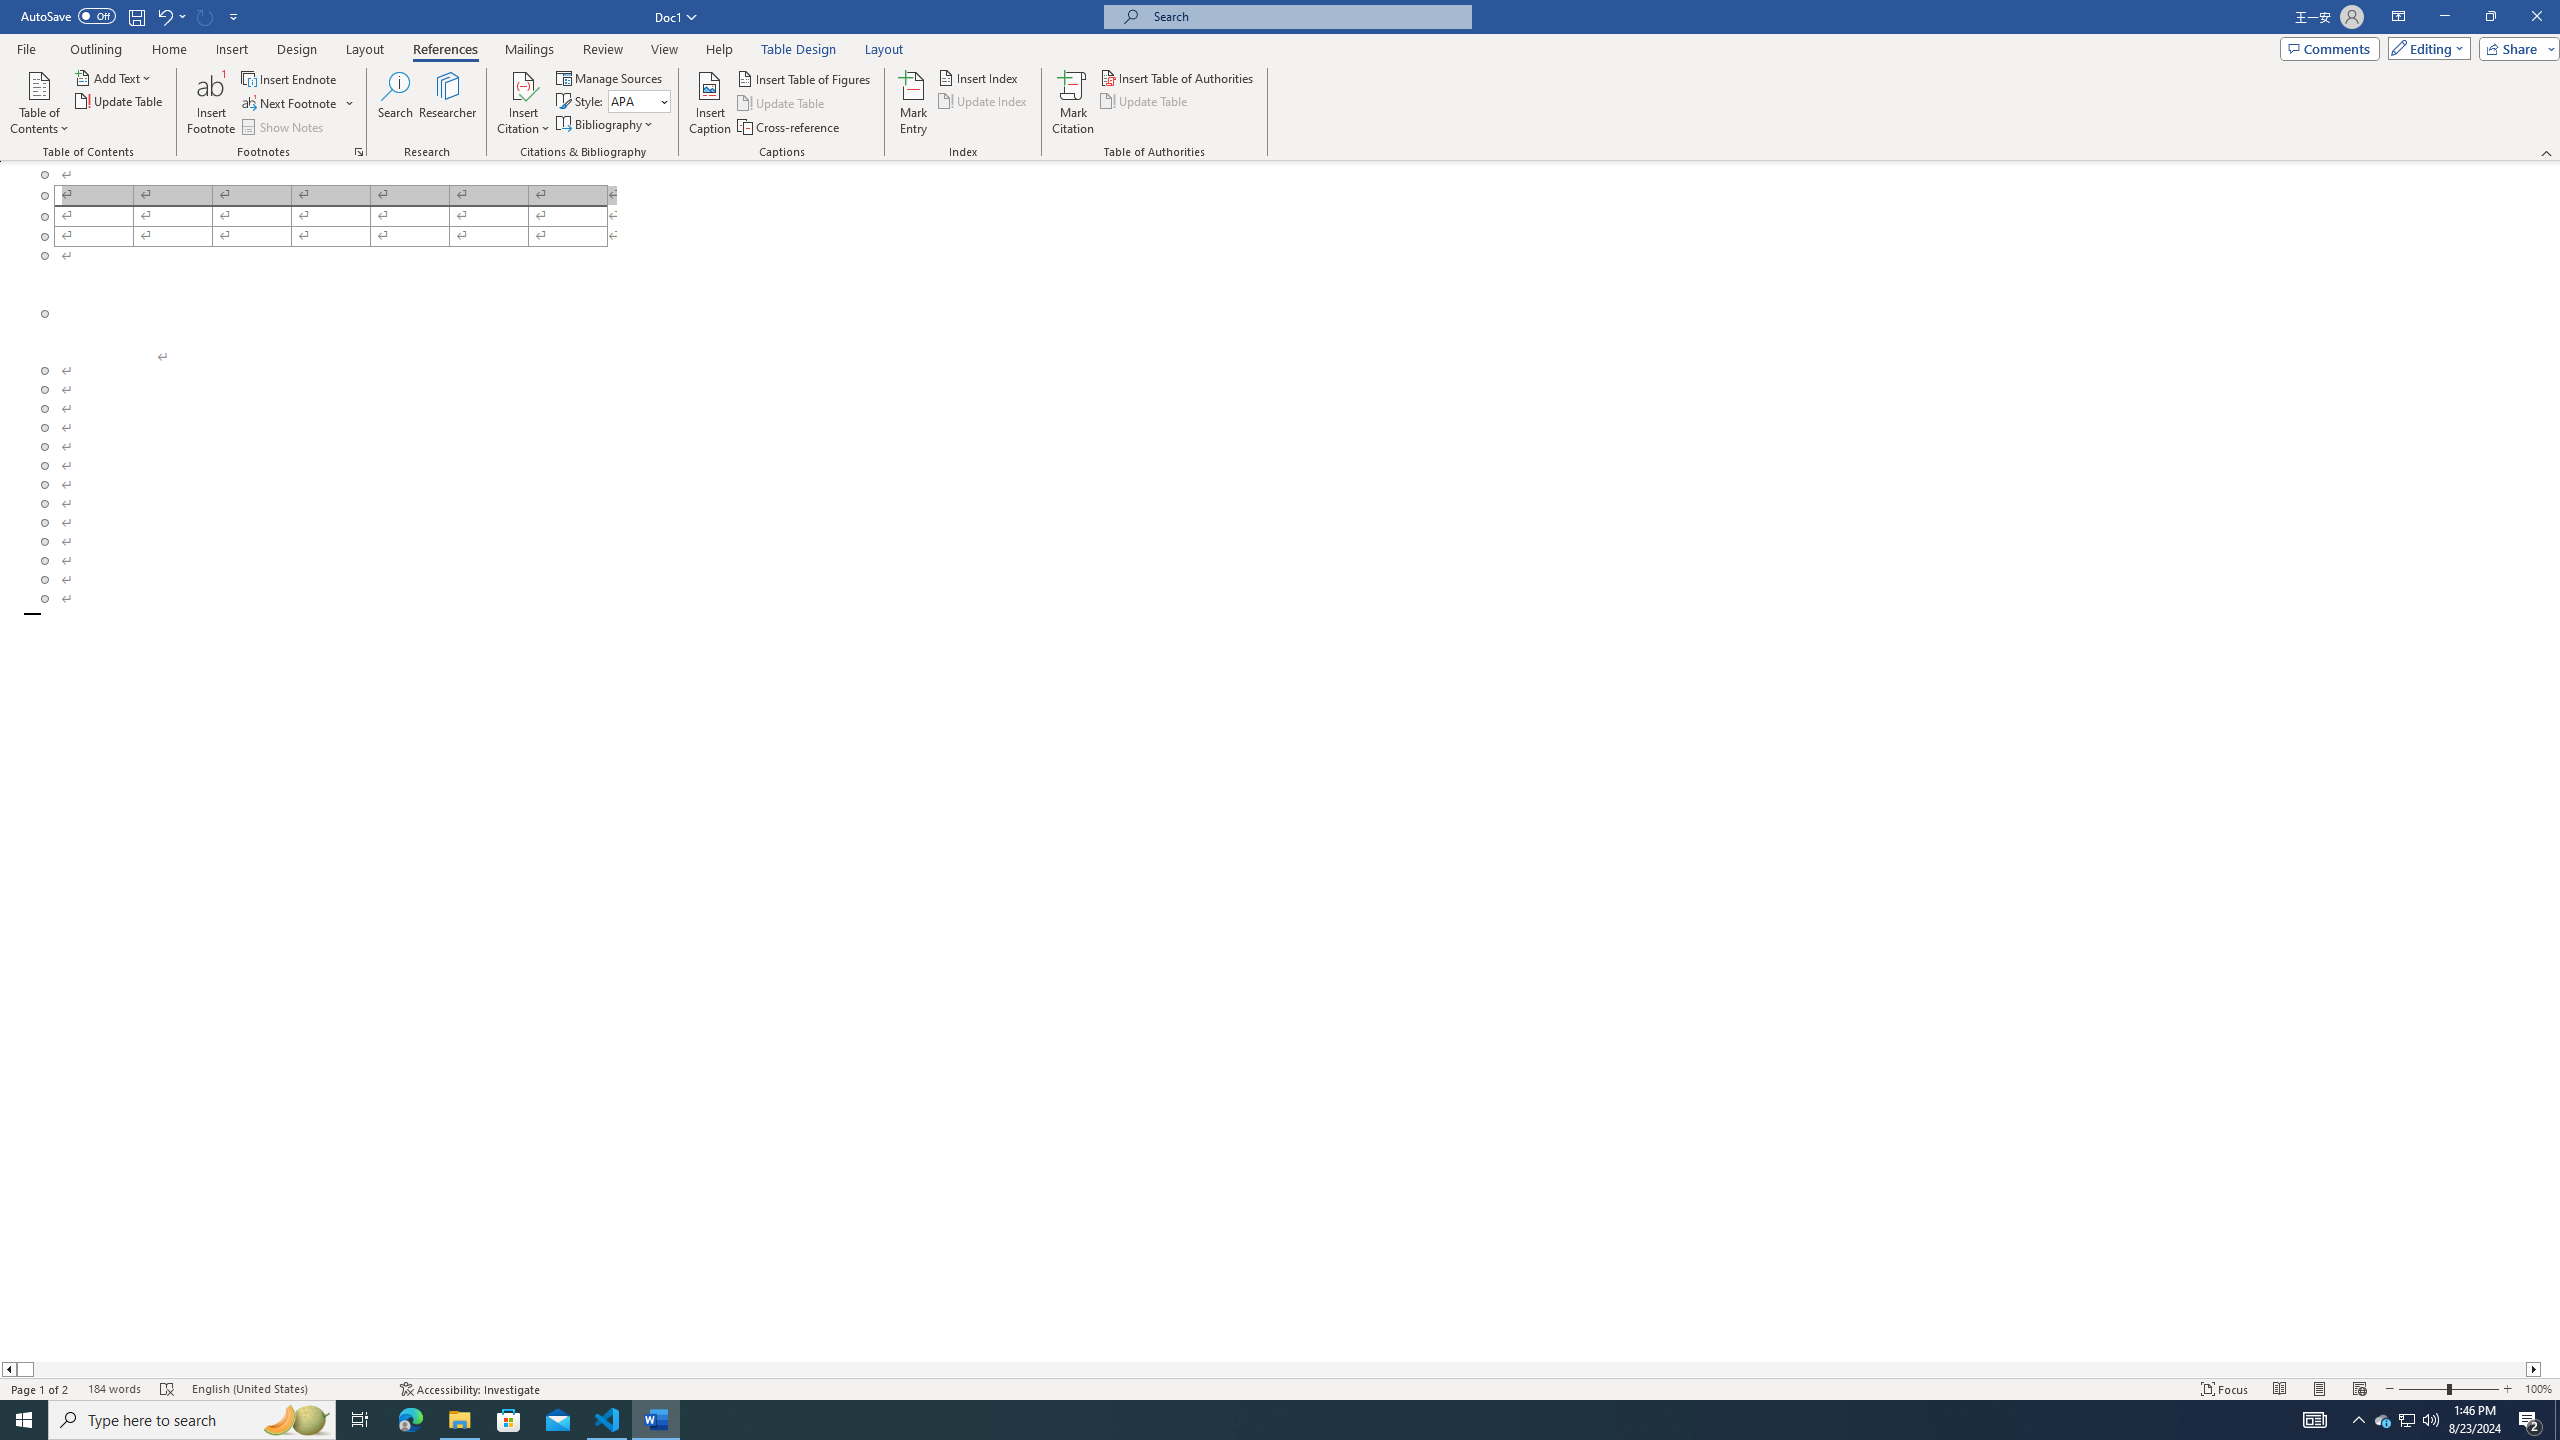 This screenshot has width=2560, height=1440. What do you see at coordinates (113, 1389) in the screenshot?
I see `'Word Count 184 words'` at bounding box center [113, 1389].